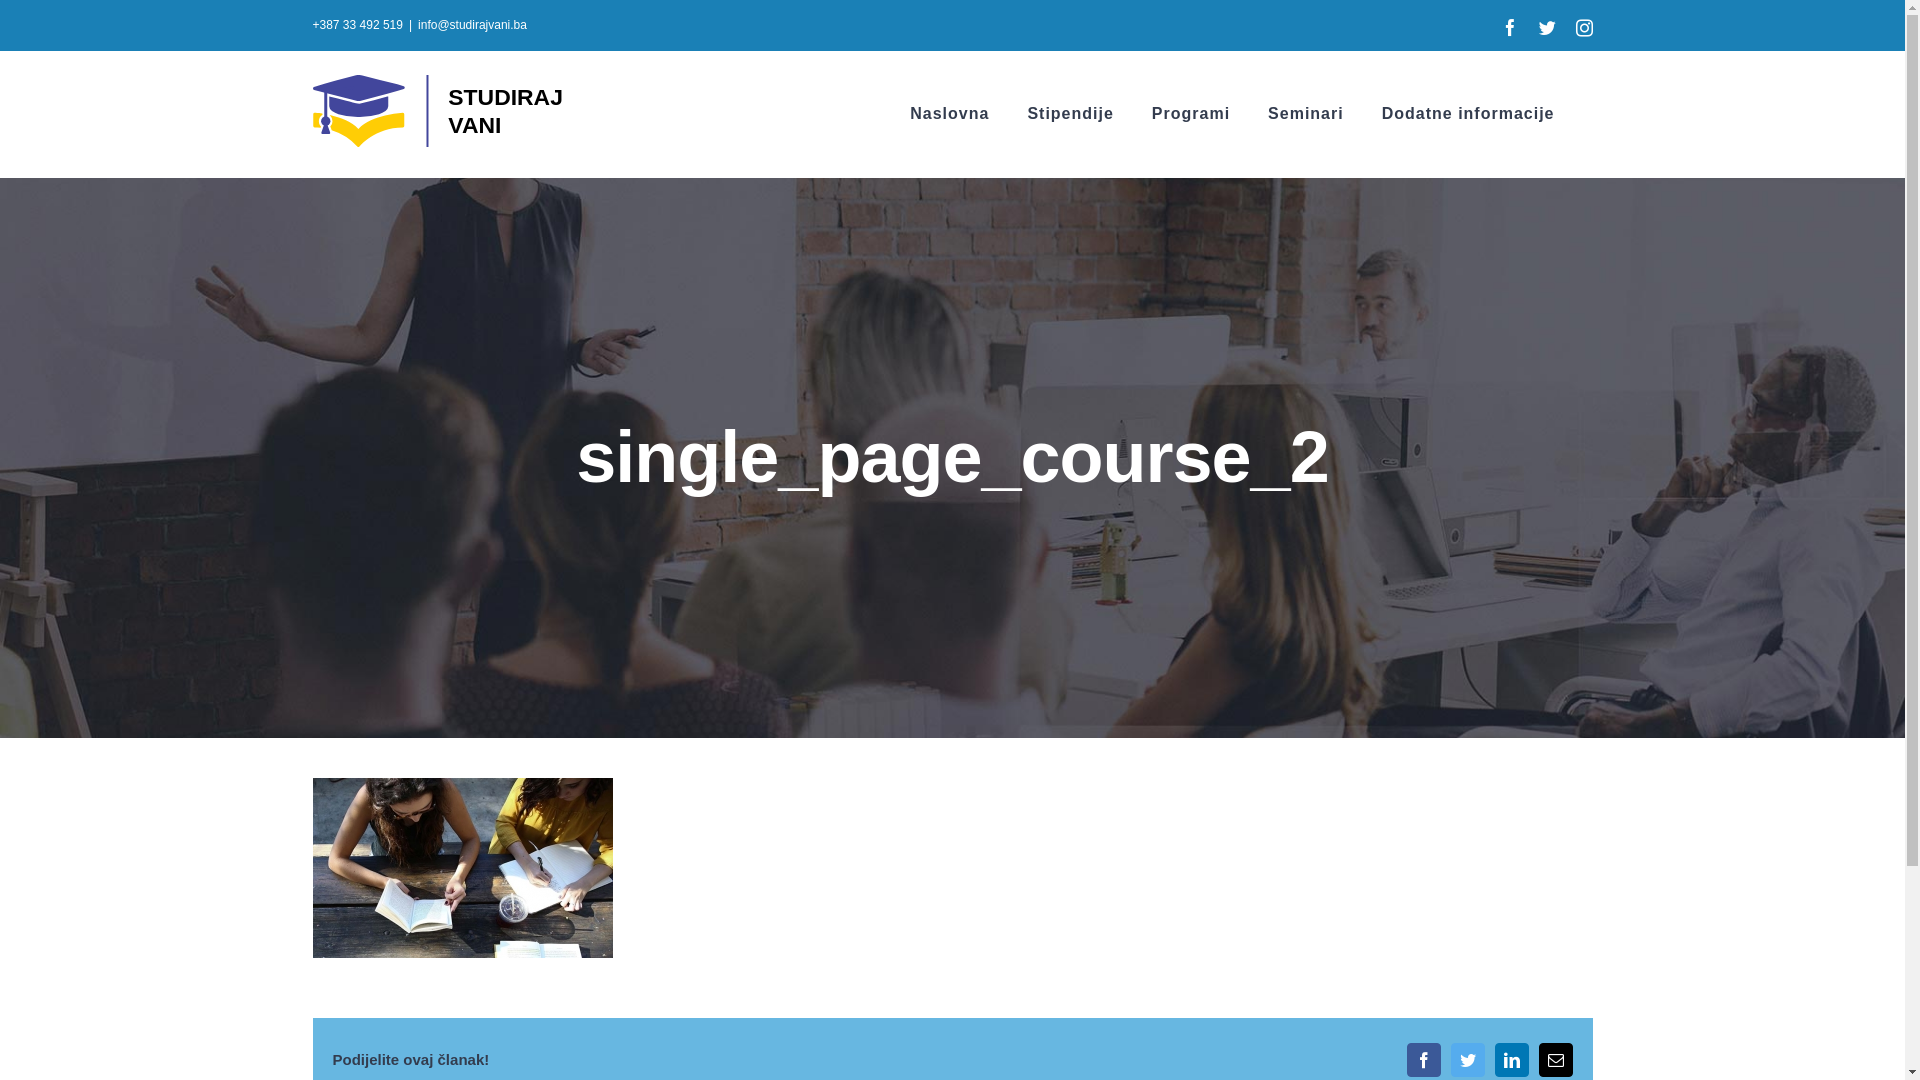  Describe the element at coordinates (1305, 114) in the screenshot. I see `'Seminari'` at that location.